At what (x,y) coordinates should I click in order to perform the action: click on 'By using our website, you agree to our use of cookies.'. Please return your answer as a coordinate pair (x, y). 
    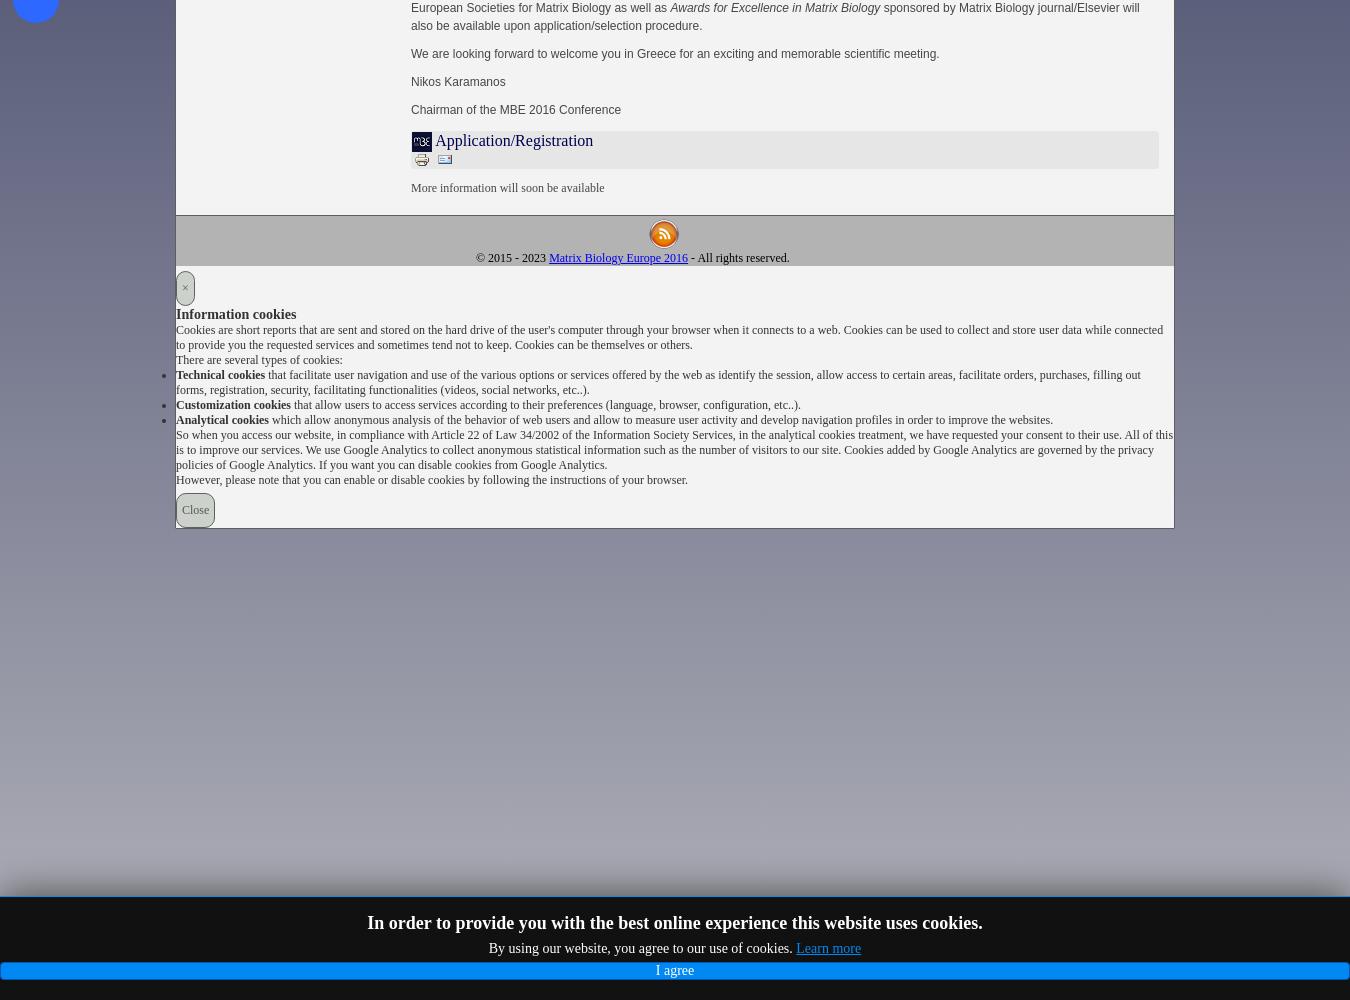
    Looking at the image, I should click on (642, 947).